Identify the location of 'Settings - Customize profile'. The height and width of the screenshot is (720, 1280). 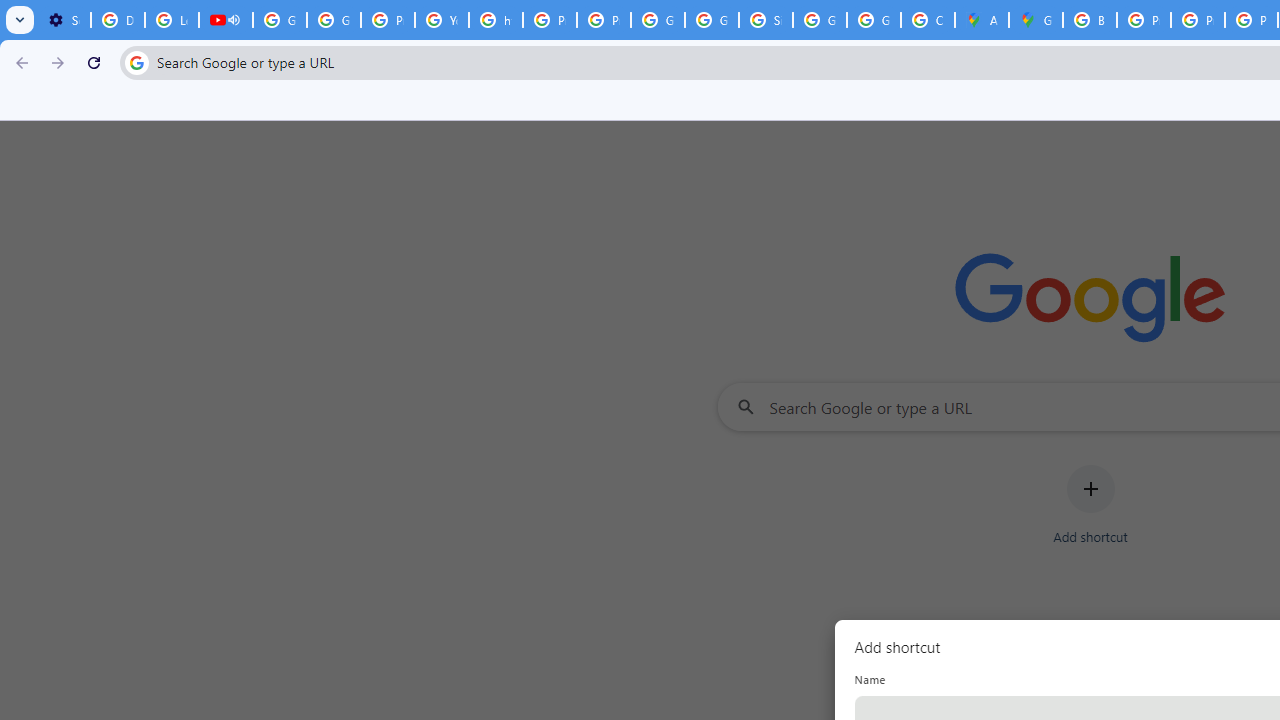
(64, 20).